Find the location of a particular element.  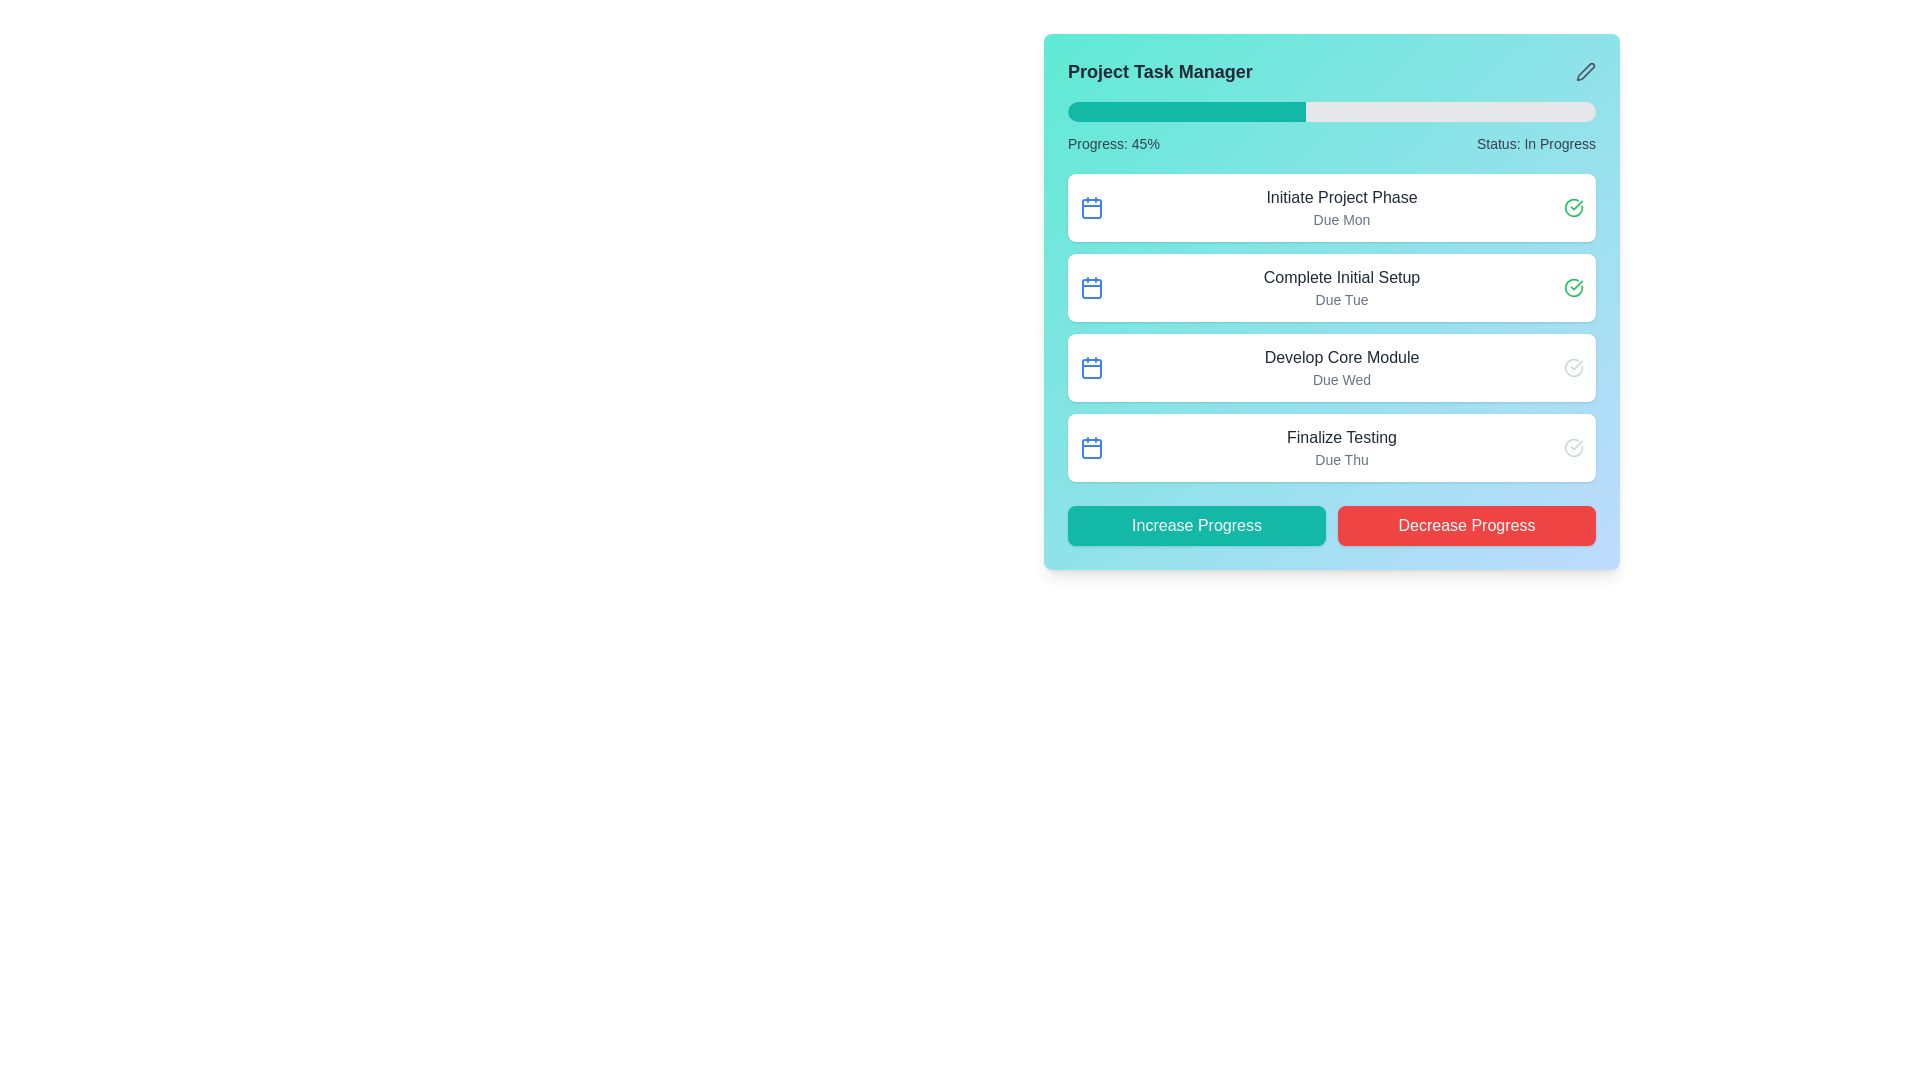

the progress bar is located at coordinates (1200, 111).